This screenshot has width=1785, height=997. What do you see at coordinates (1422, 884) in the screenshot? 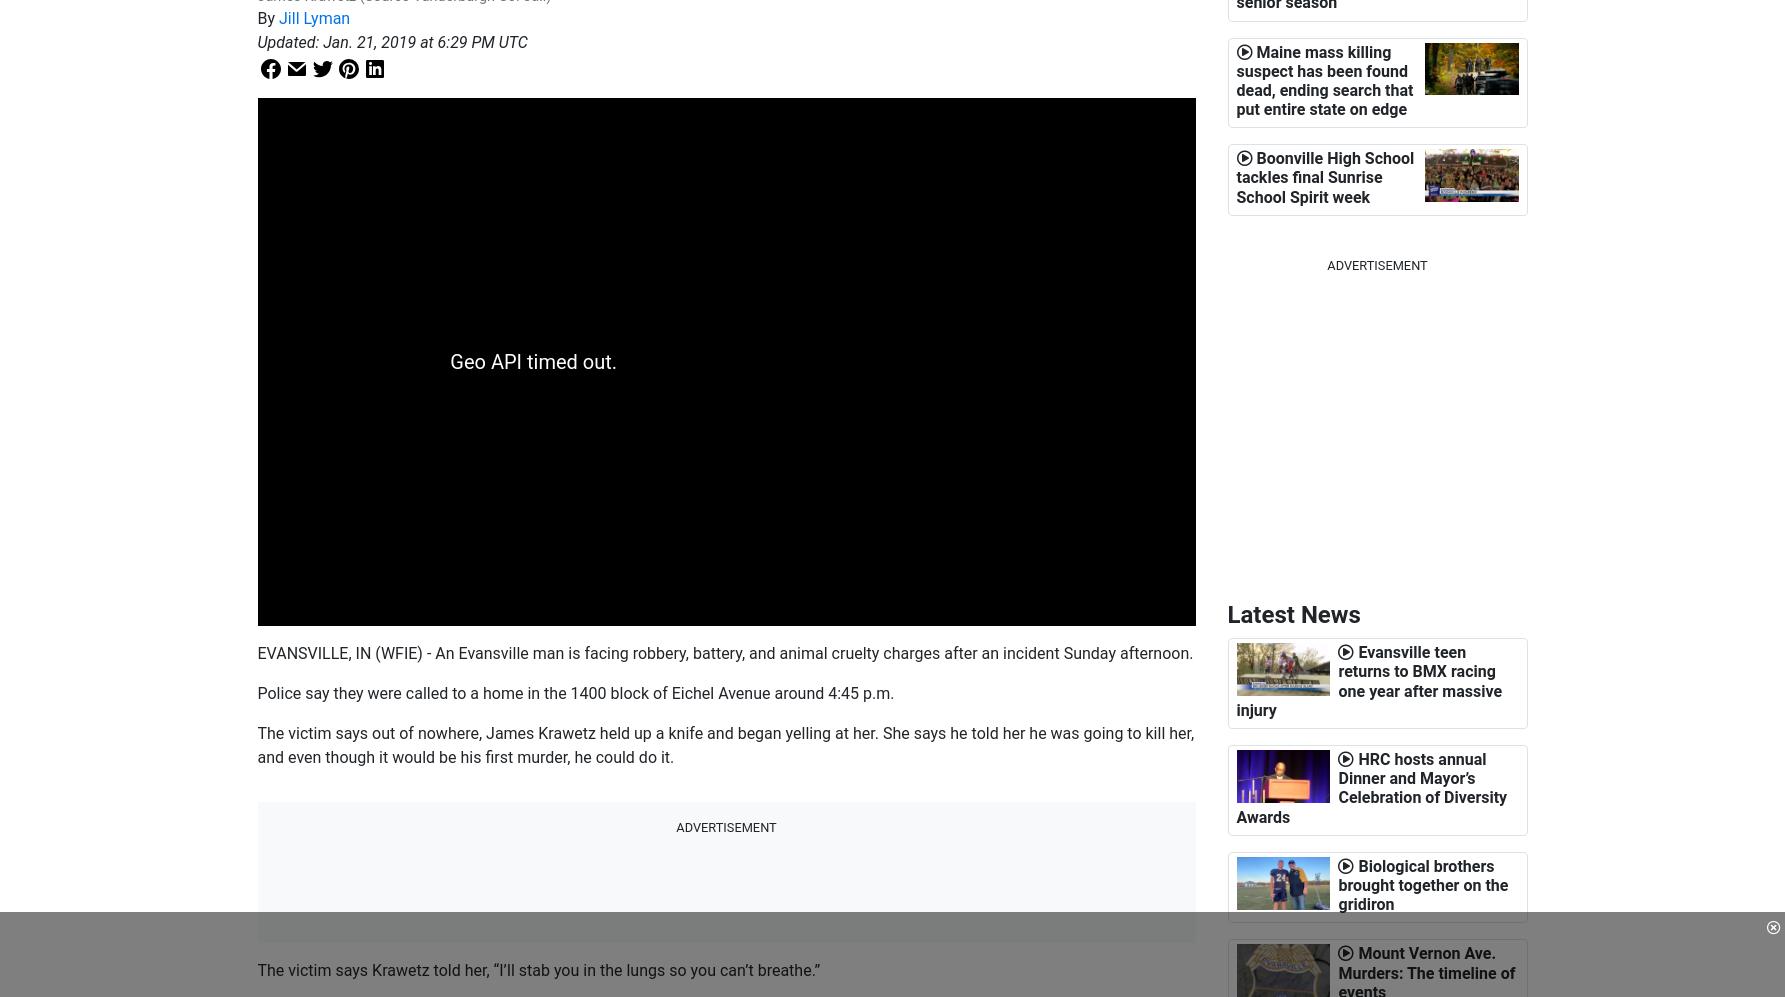
I see `'Biological brothers brought together on the gridiron'` at bounding box center [1422, 884].